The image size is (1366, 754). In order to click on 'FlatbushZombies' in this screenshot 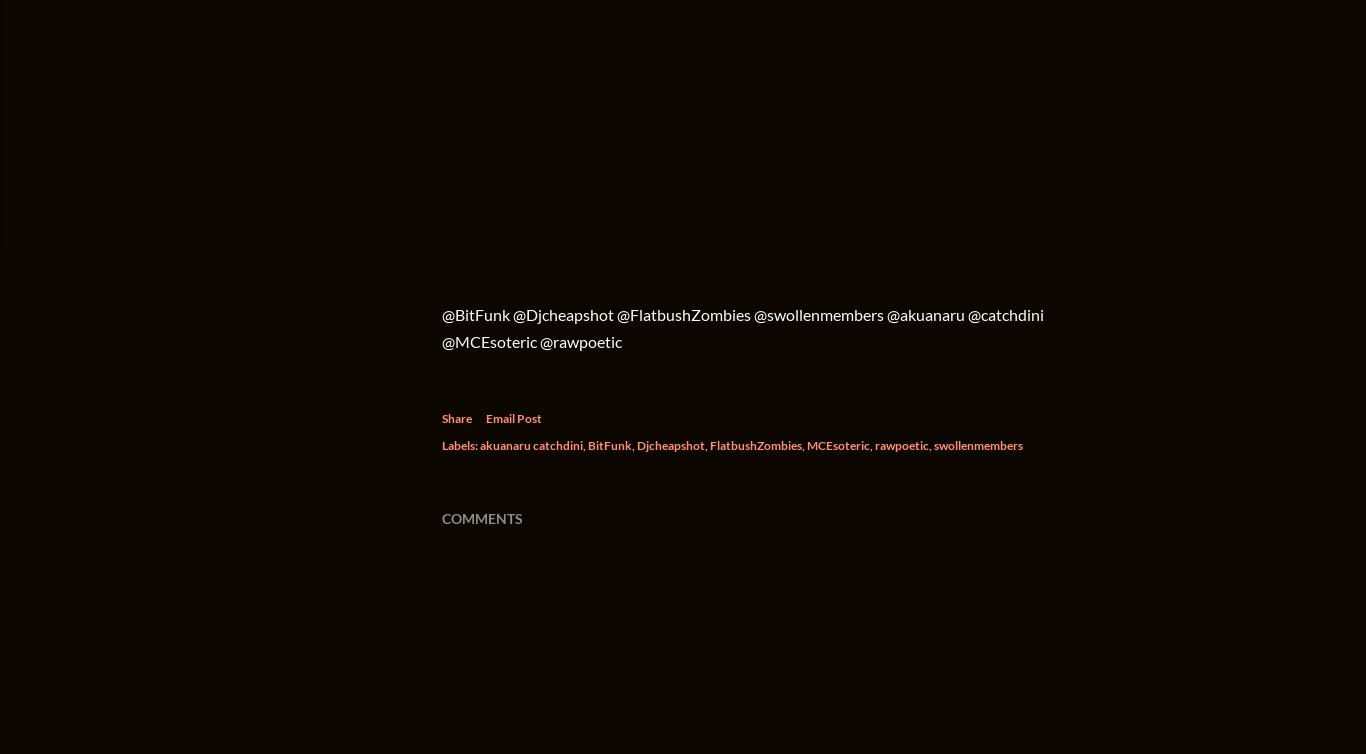, I will do `click(755, 445)`.